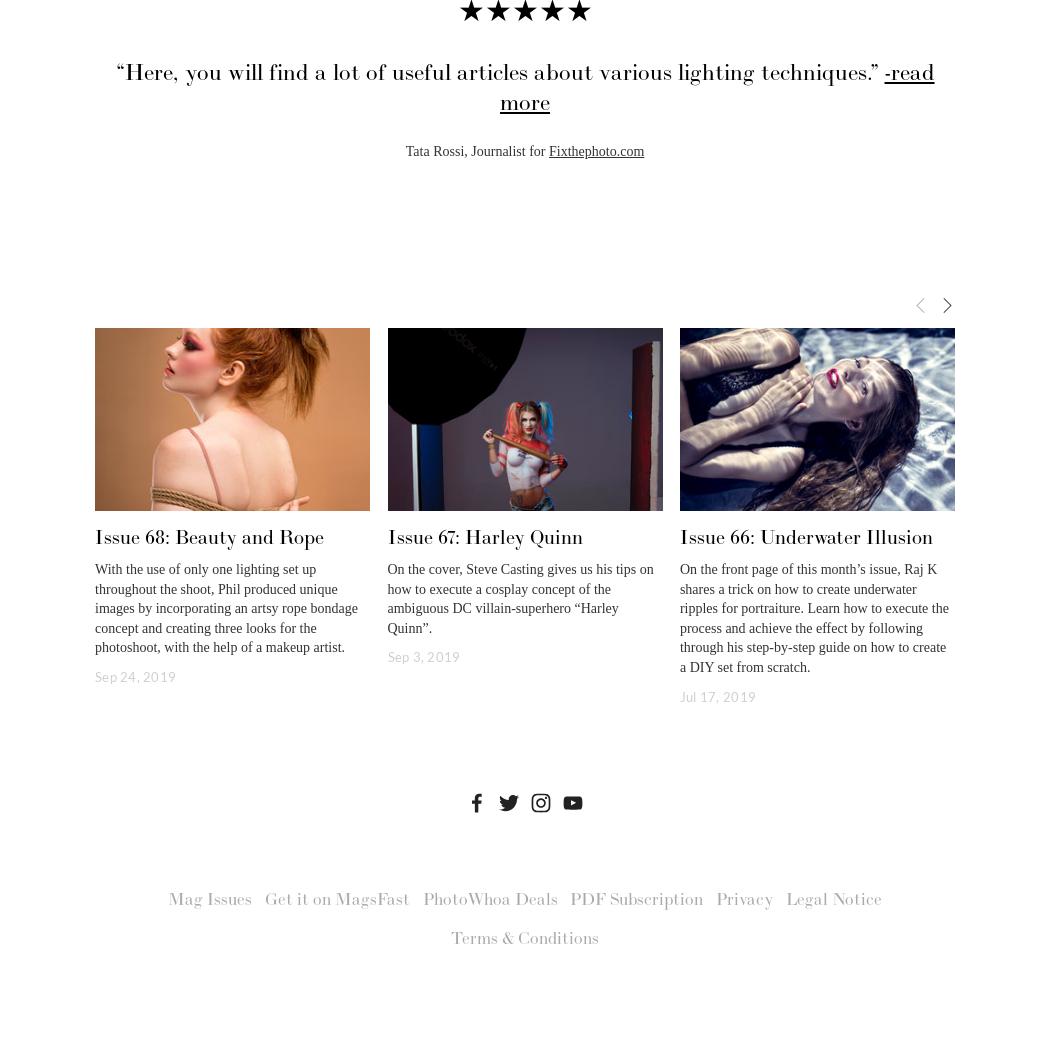 The width and height of the screenshot is (1050, 1045). I want to click on 'Legal Notice', so click(832, 899).